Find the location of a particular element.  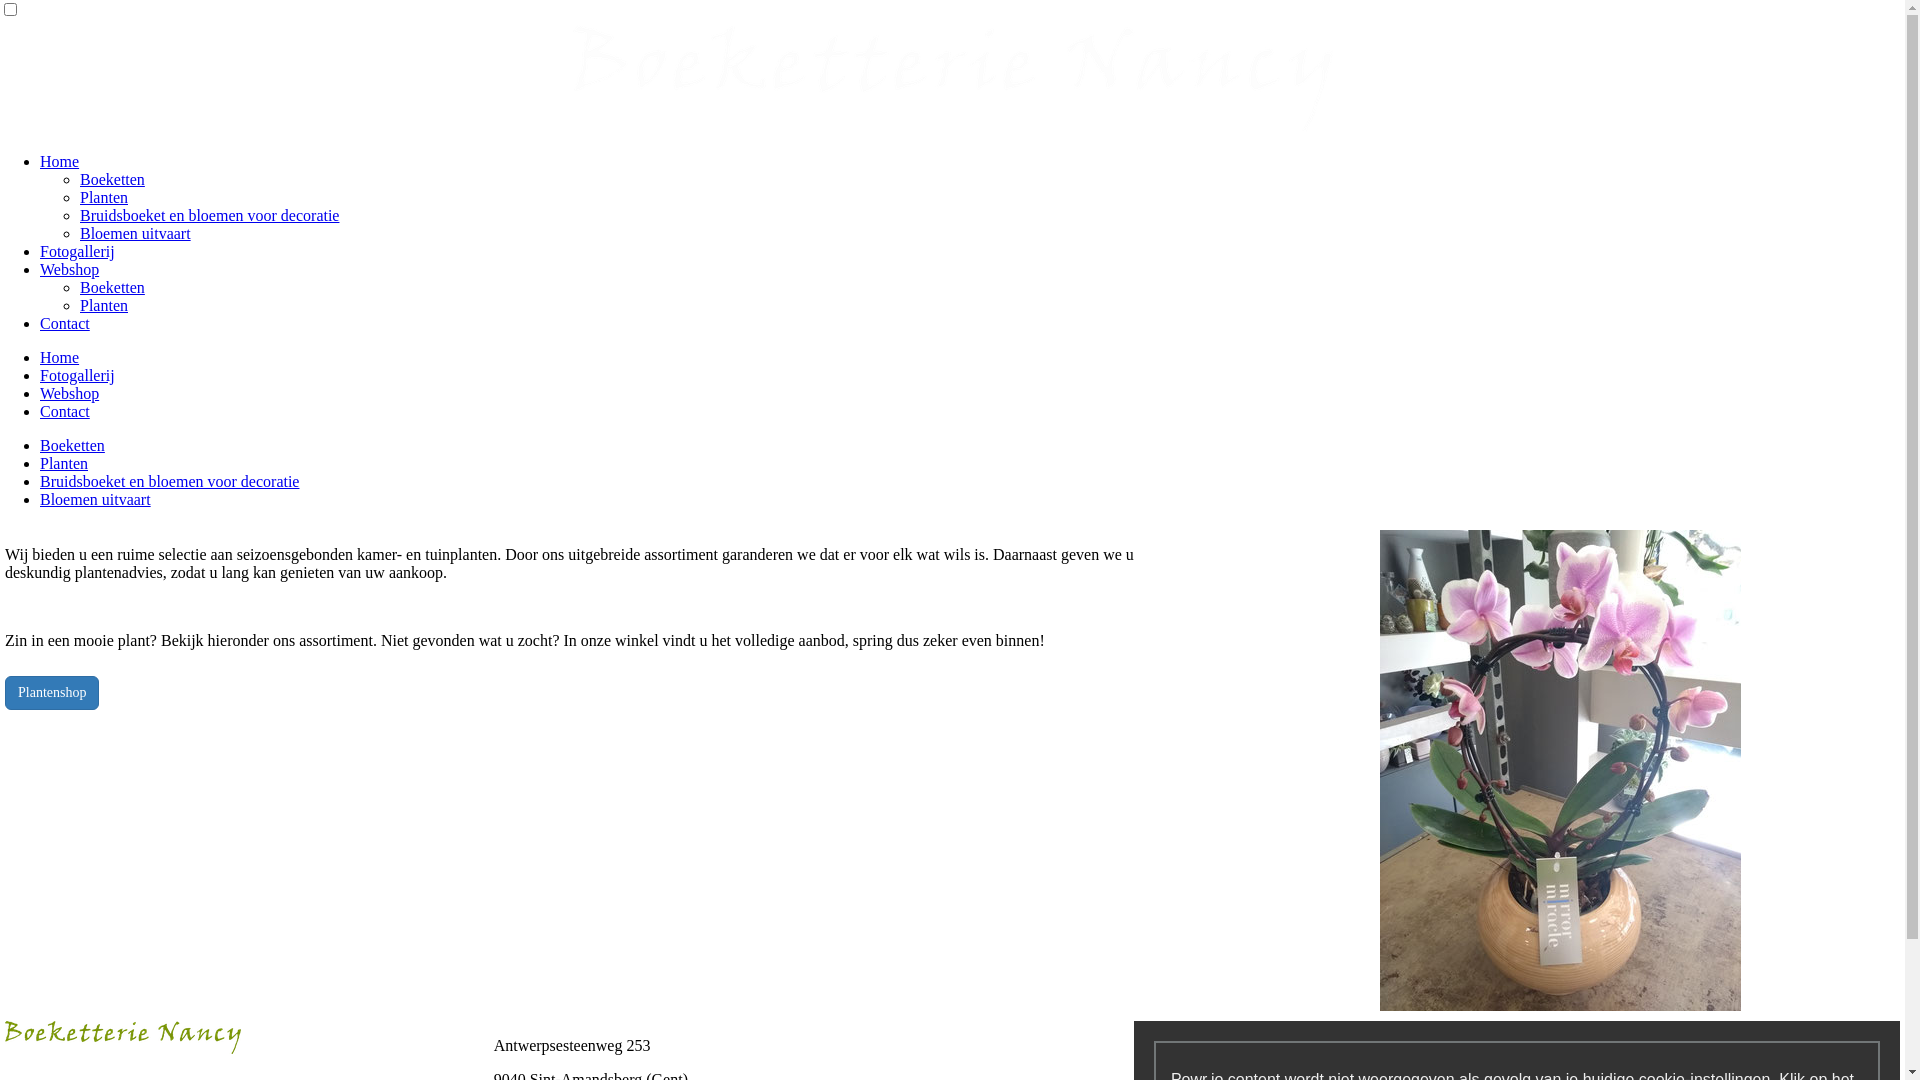

'Contact' is located at coordinates (65, 322).